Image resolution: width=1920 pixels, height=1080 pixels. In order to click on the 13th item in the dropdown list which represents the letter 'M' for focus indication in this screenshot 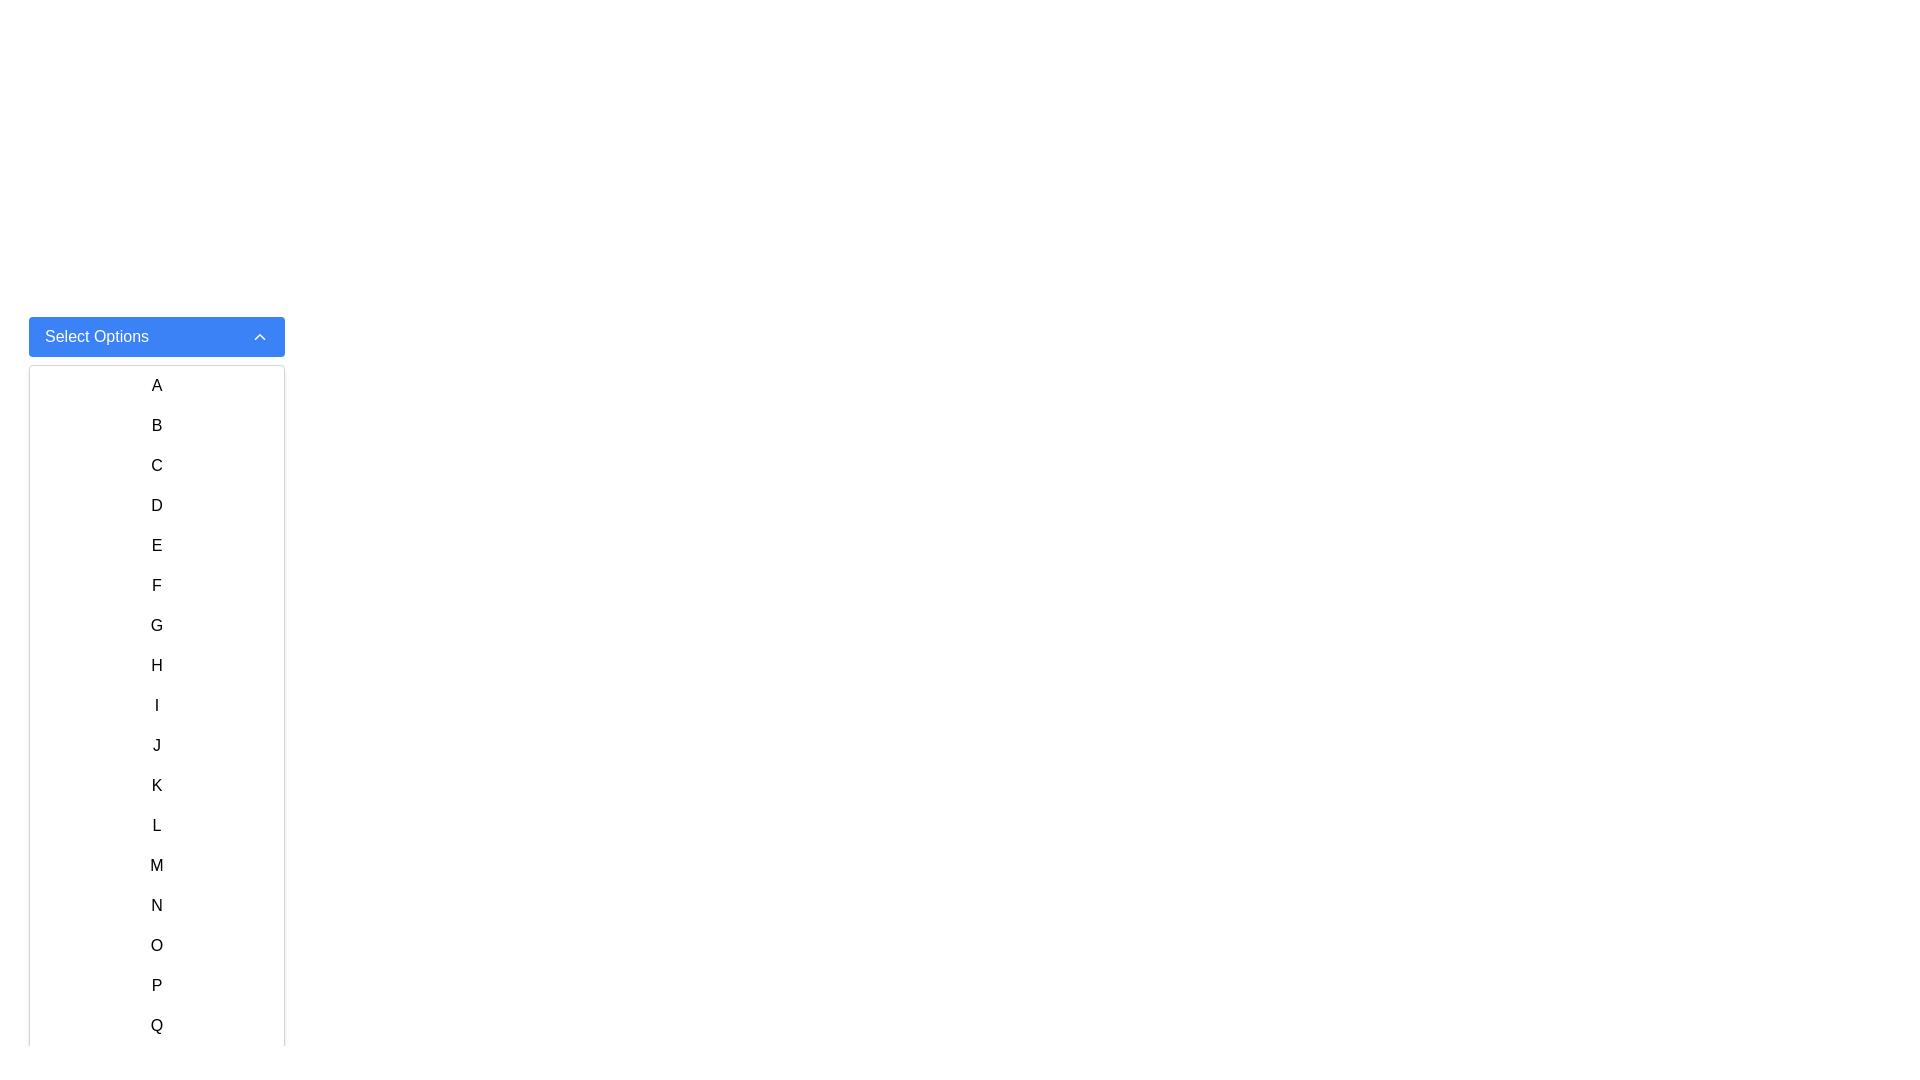, I will do `click(156, 865)`.